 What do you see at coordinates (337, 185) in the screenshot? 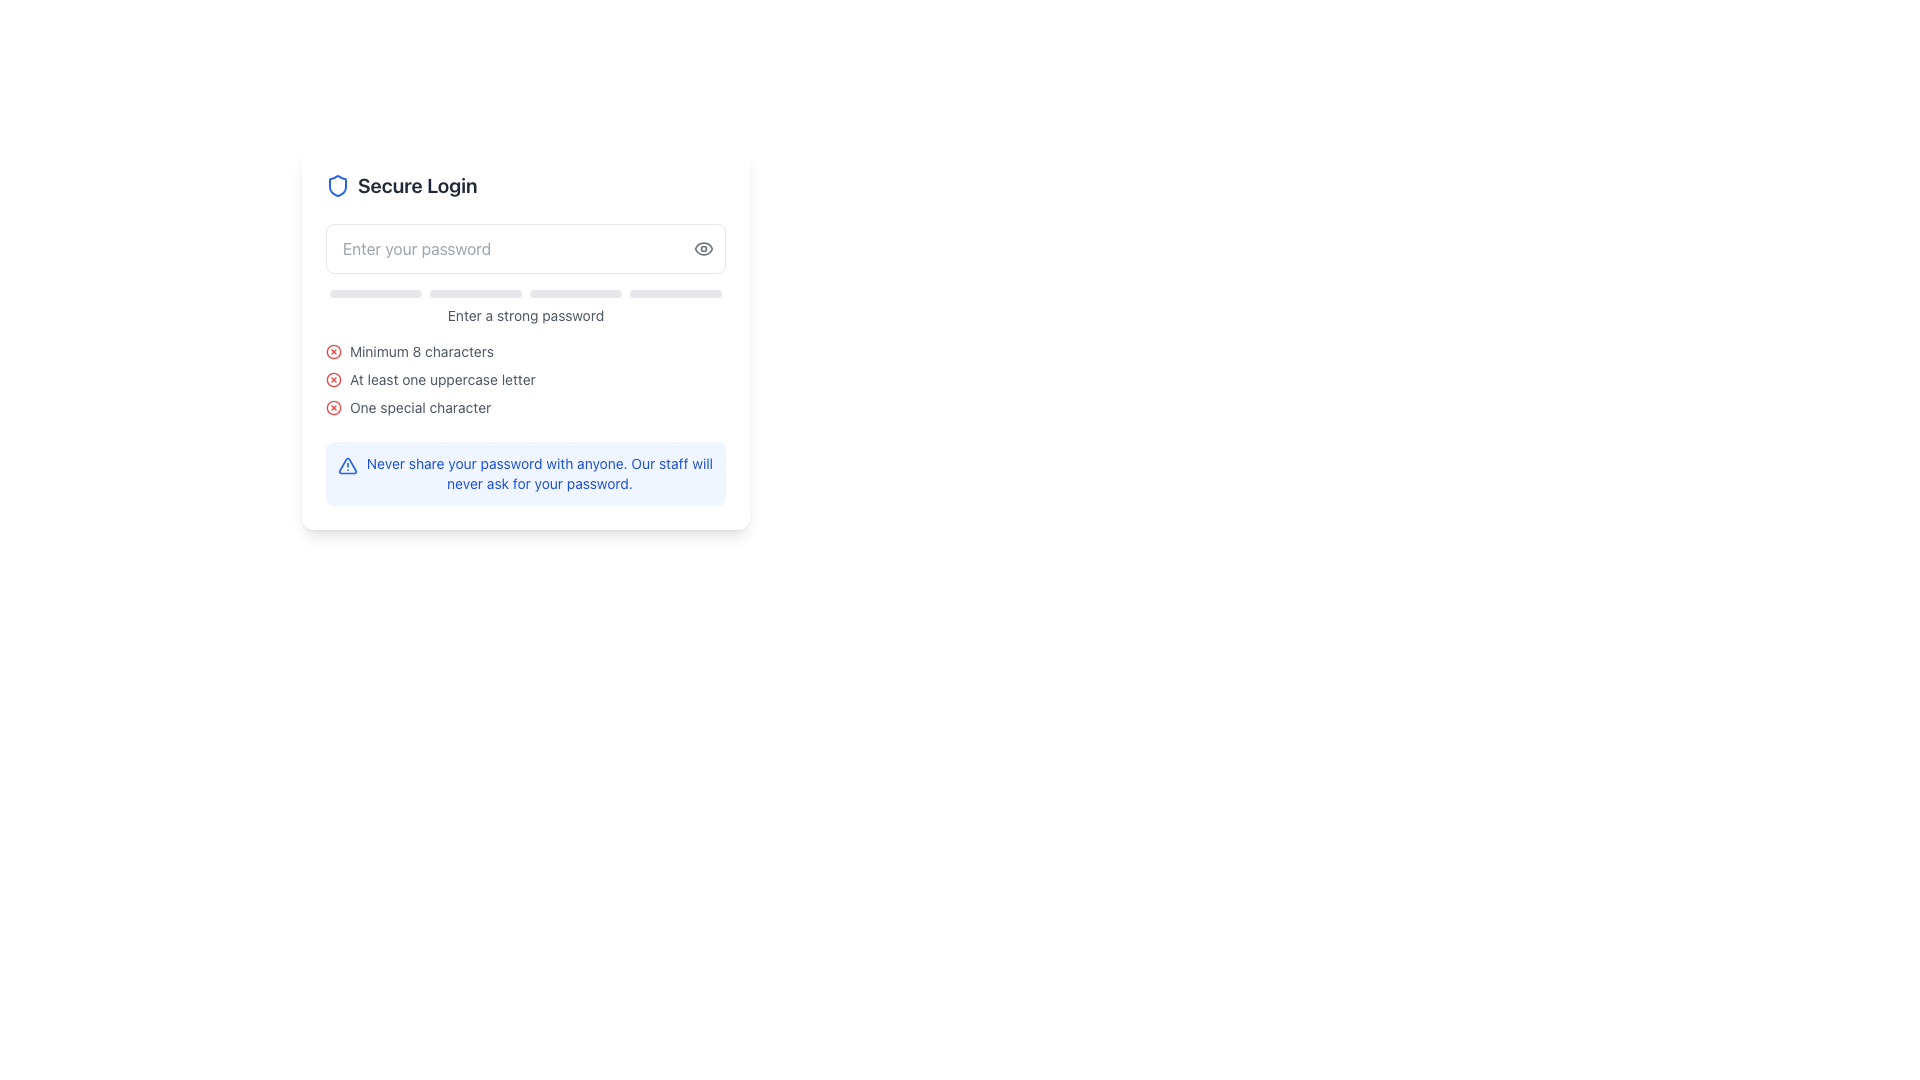
I see `the shield icon with a blue outline that is positioned to the left of the 'Secure Login' text` at bounding box center [337, 185].